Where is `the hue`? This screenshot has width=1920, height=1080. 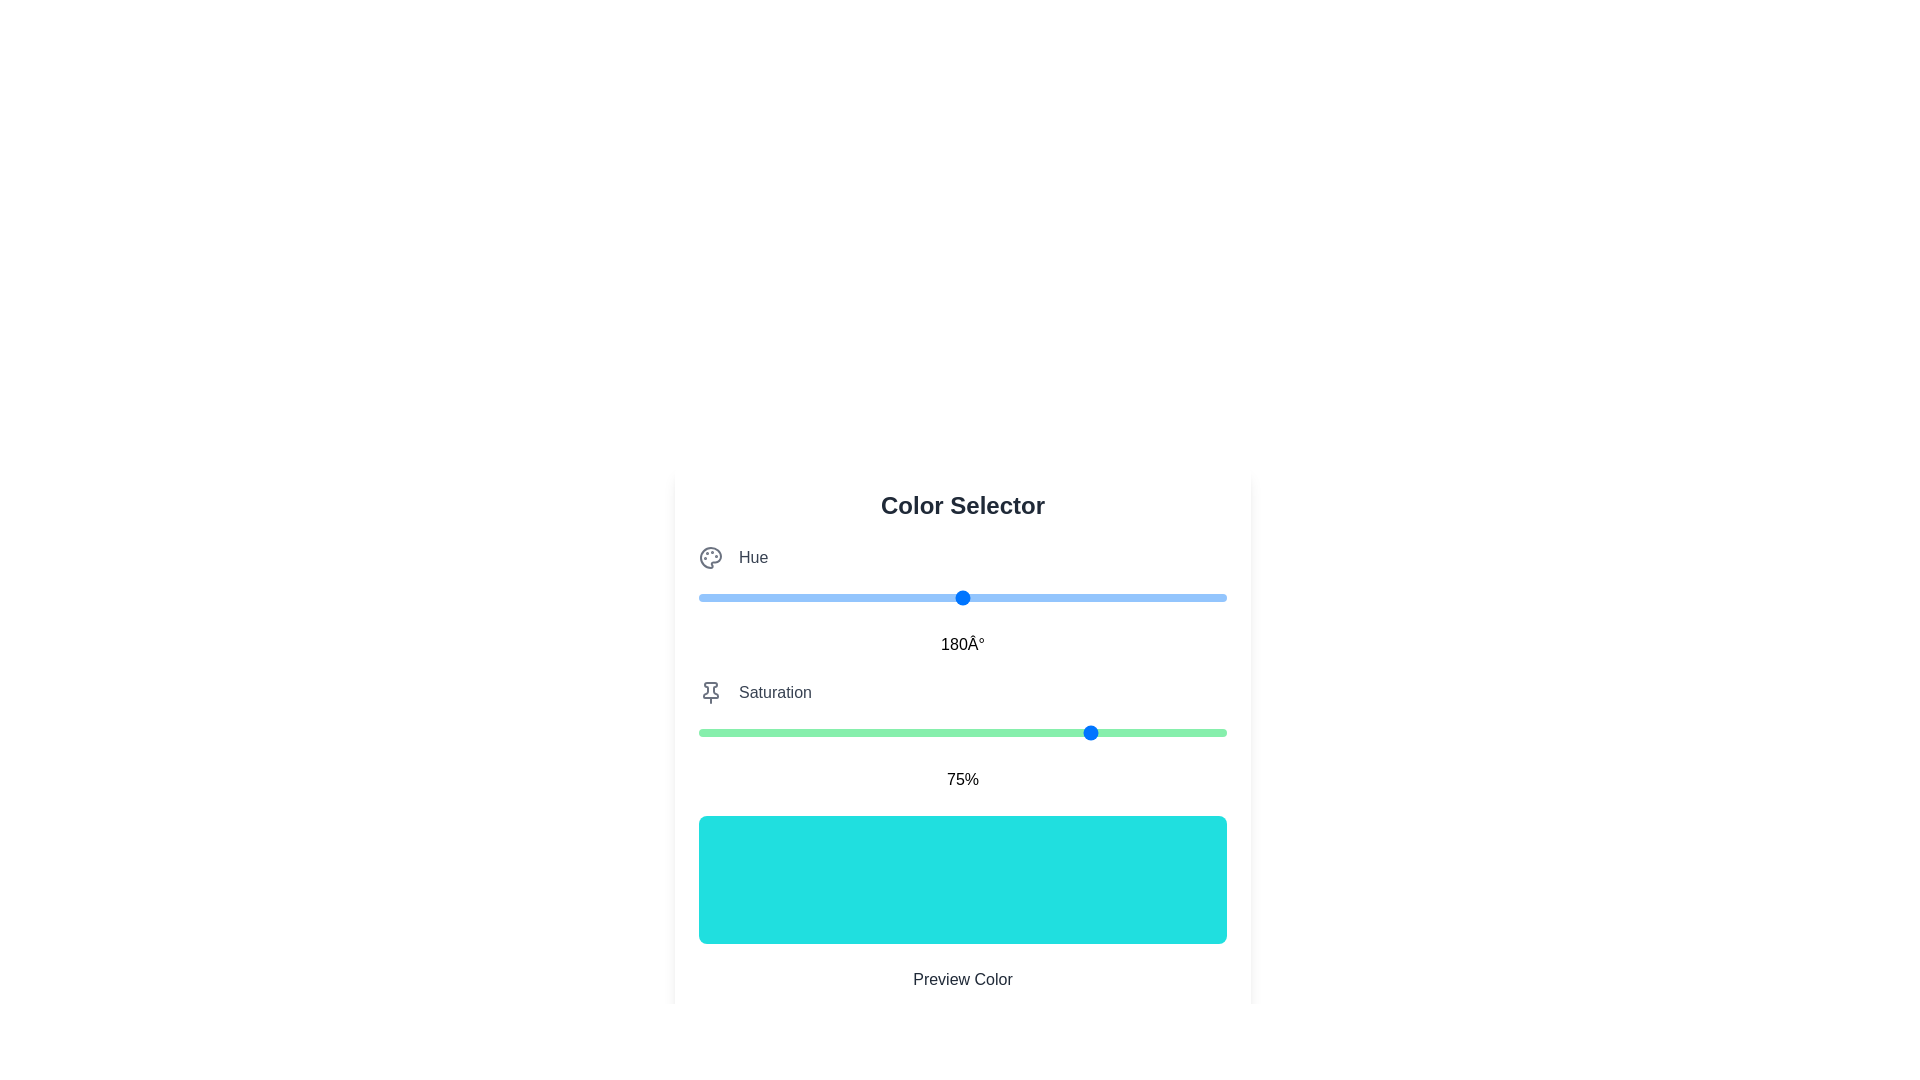
the hue is located at coordinates (823, 596).